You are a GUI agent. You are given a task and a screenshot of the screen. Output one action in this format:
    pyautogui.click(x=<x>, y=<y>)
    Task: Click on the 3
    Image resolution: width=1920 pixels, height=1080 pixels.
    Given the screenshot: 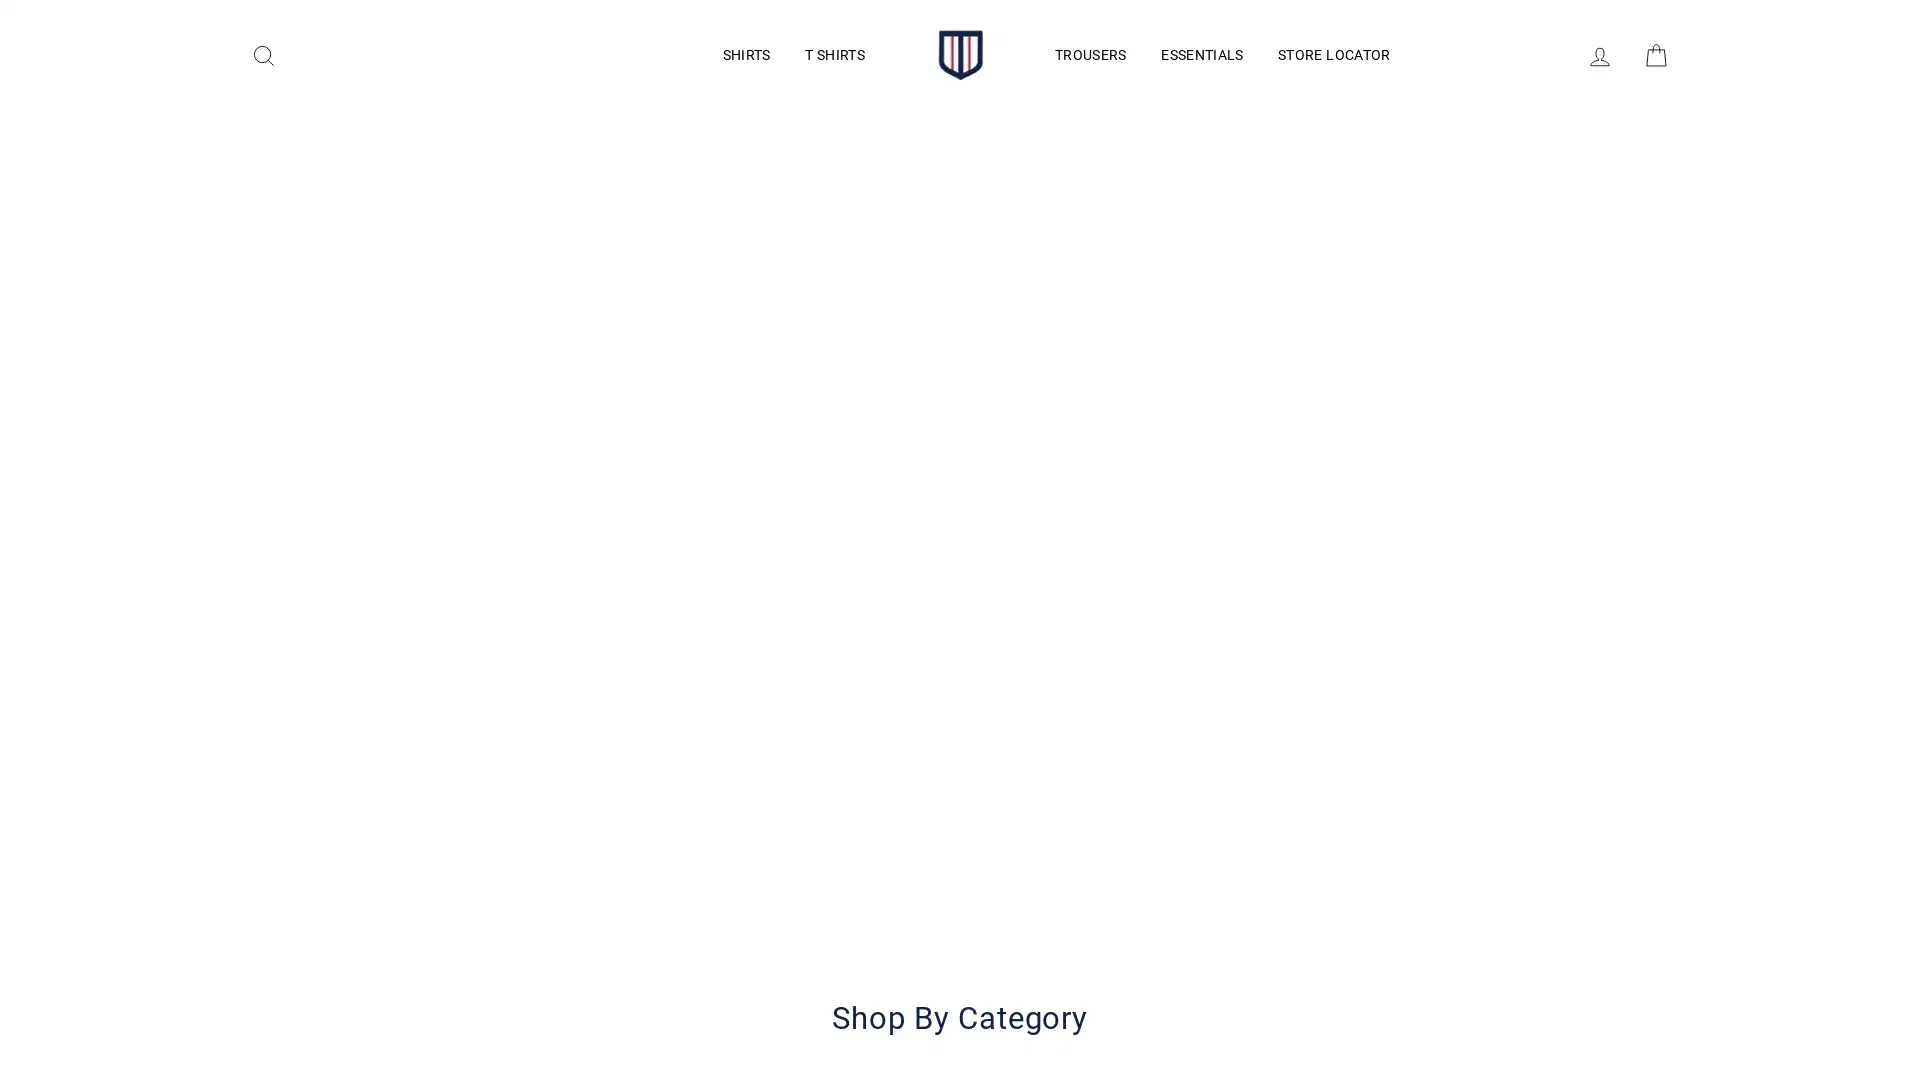 What is the action you would take?
    pyautogui.click(x=1118, y=967)
    